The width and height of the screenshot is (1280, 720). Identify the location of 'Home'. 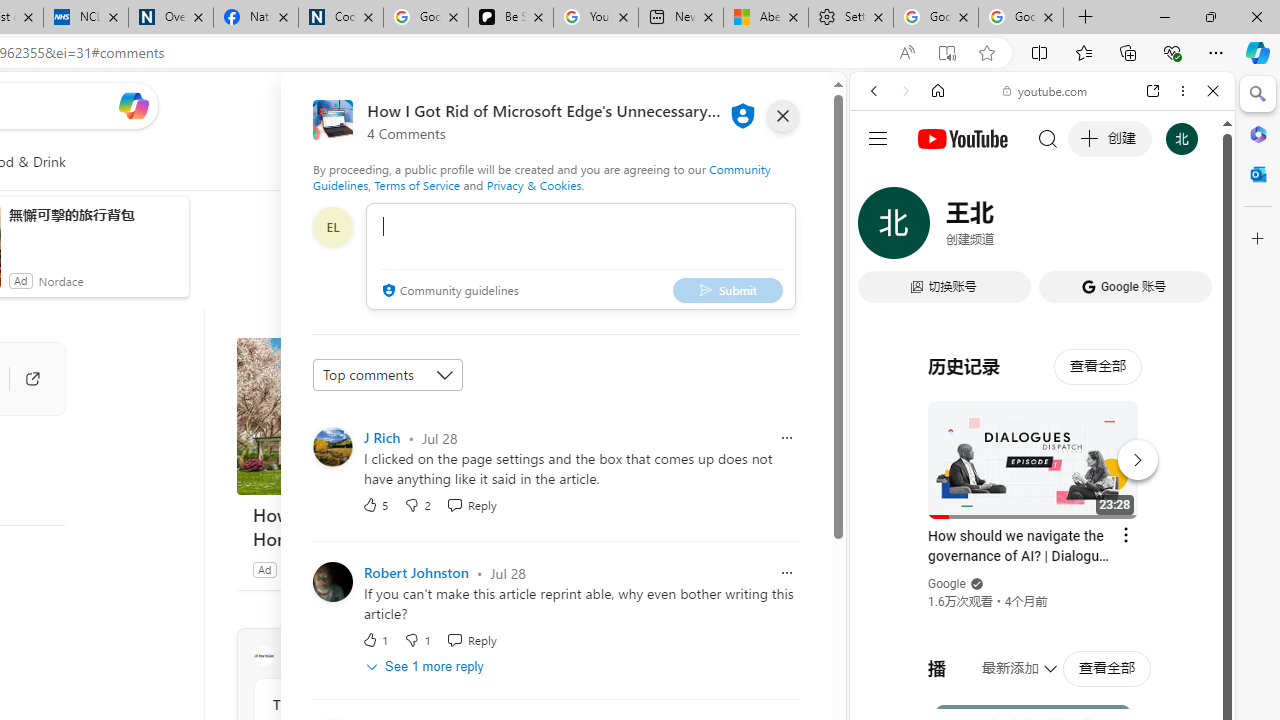
(937, 91).